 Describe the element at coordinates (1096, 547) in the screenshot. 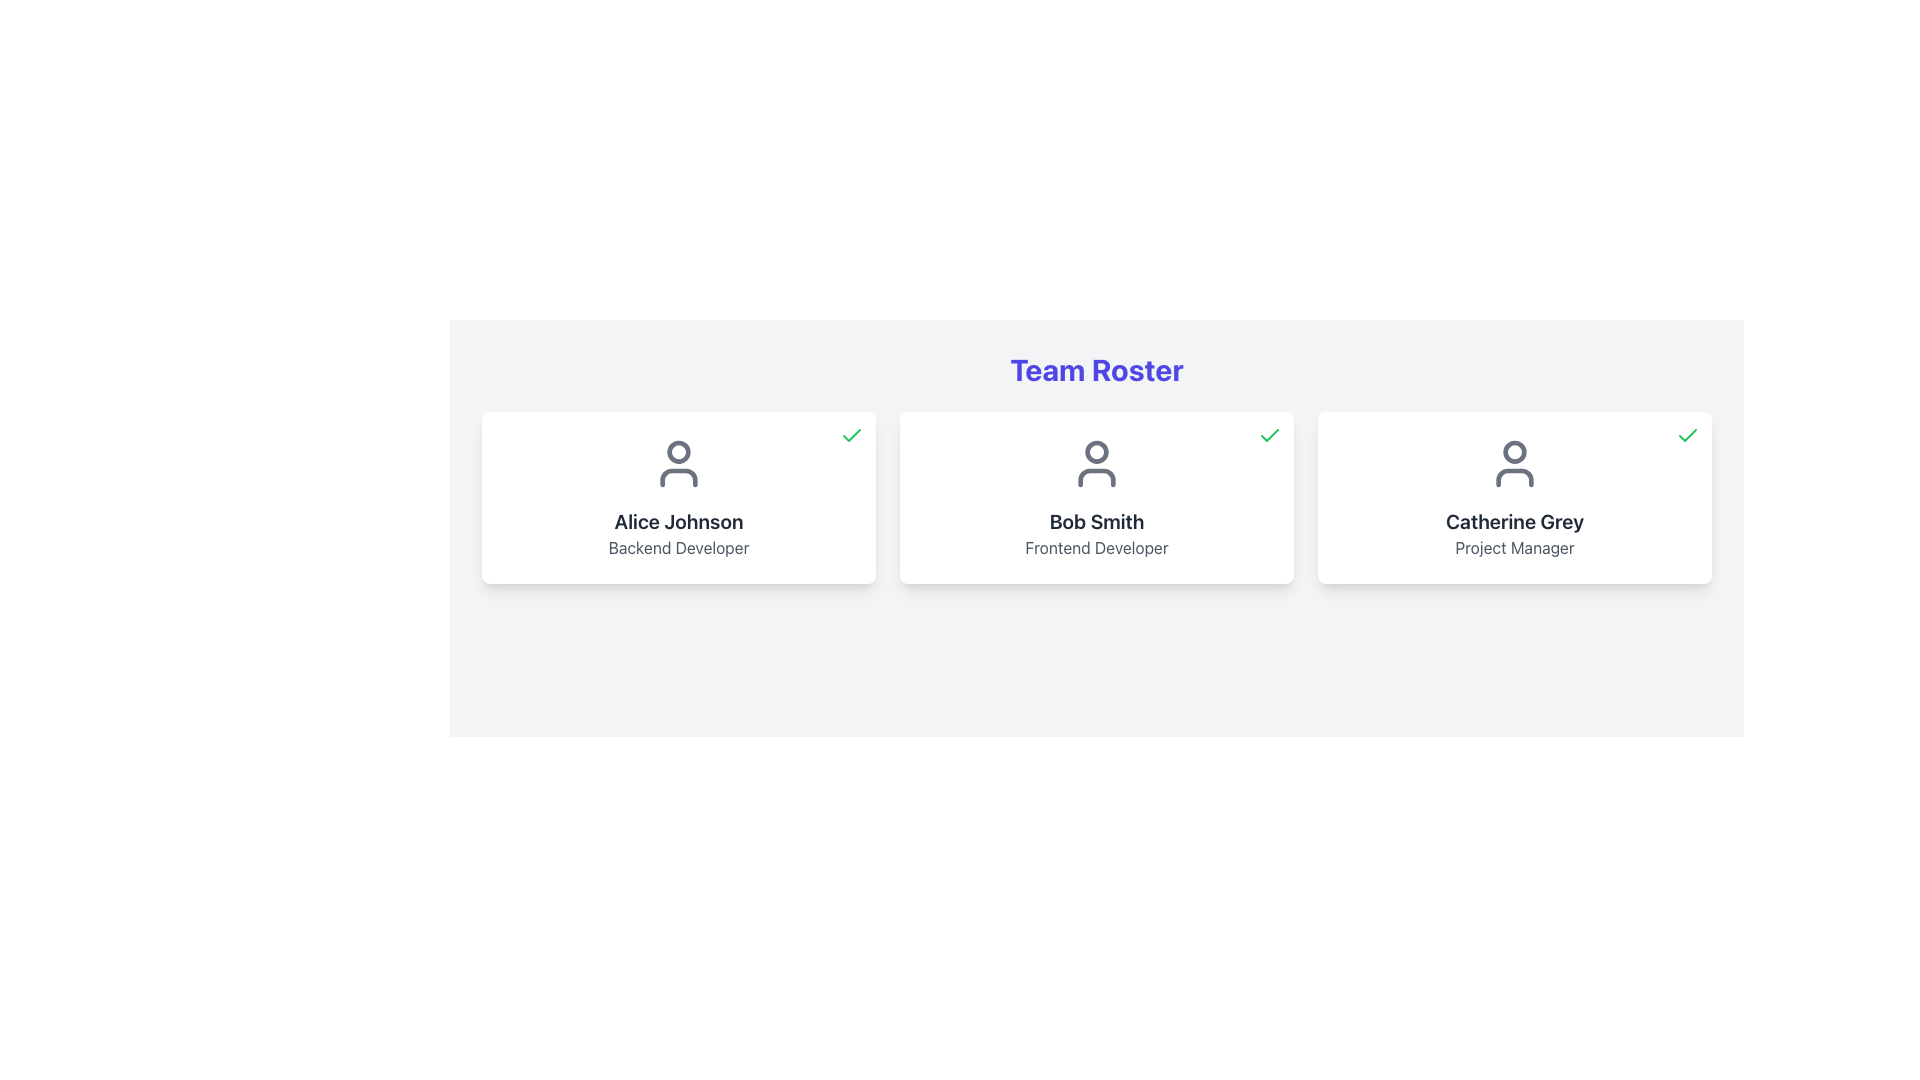

I see `the text label reading 'Frontend Developer', which is styled in gray and located below the name 'Bob Smith' in the team roster card` at that location.